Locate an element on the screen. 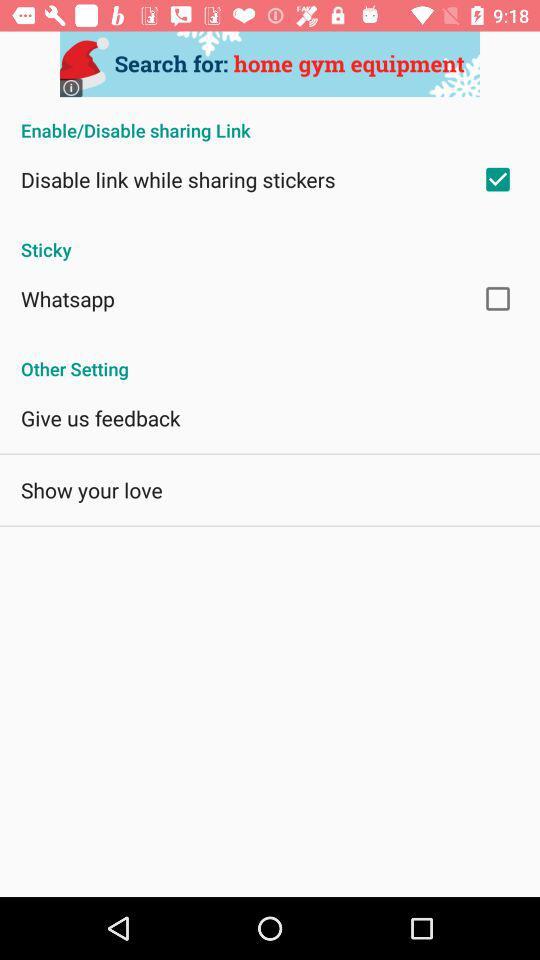  enable disable sharing is located at coordinates (270, 120).